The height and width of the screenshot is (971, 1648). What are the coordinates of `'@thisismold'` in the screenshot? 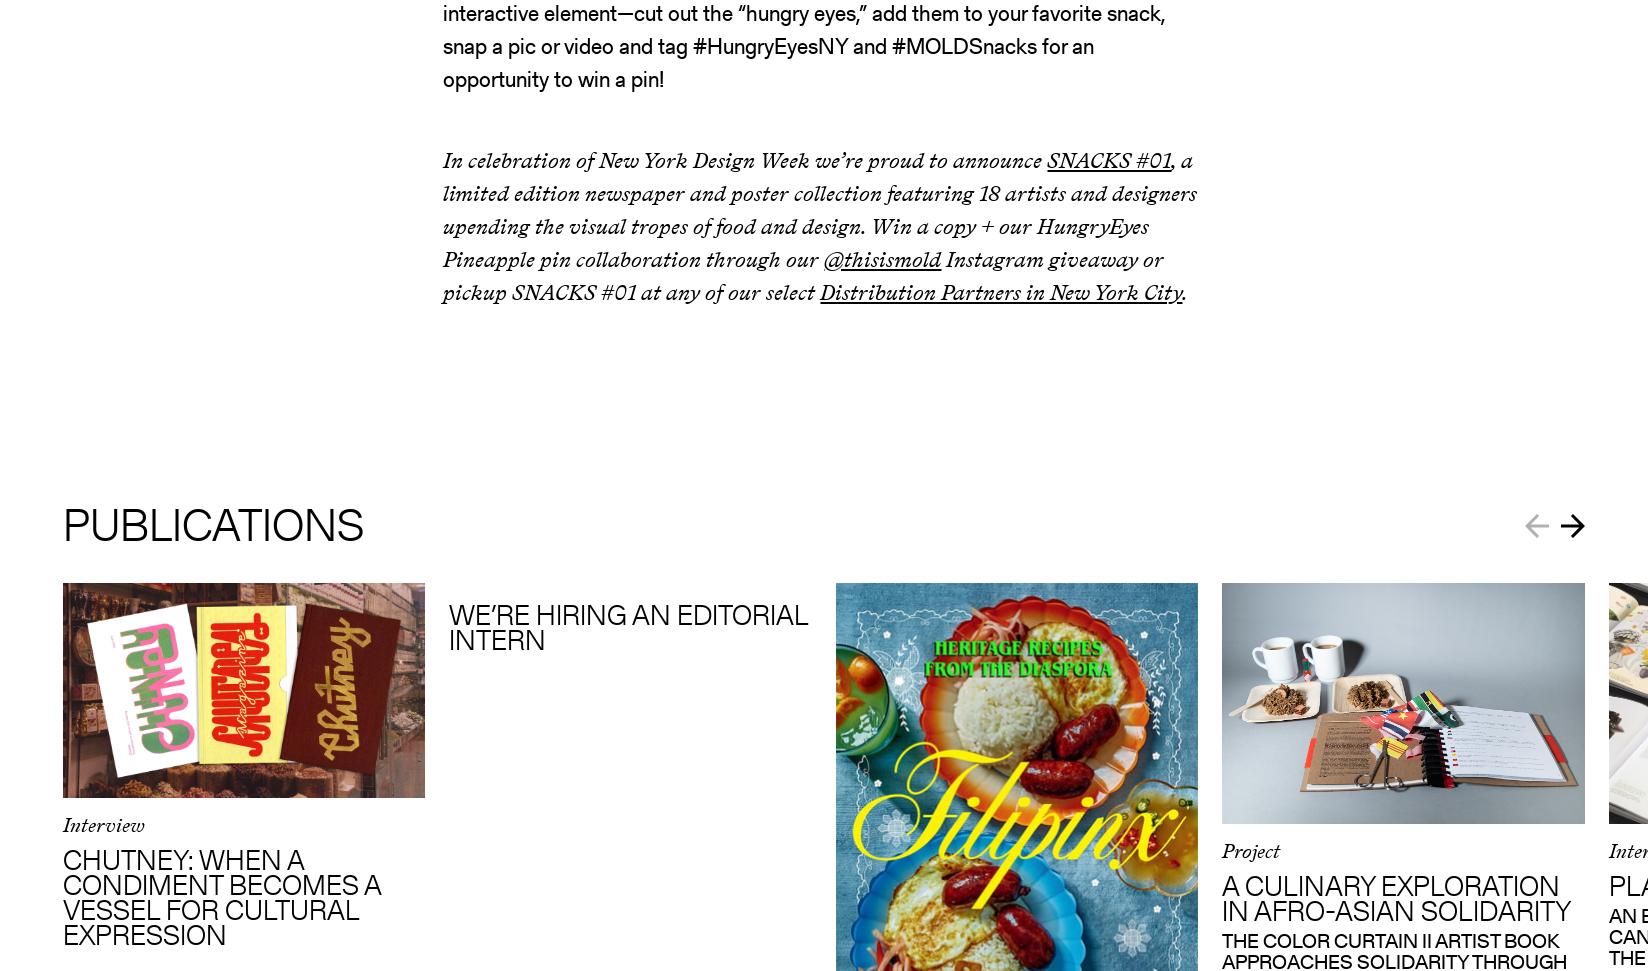 It's located at (882, 259).